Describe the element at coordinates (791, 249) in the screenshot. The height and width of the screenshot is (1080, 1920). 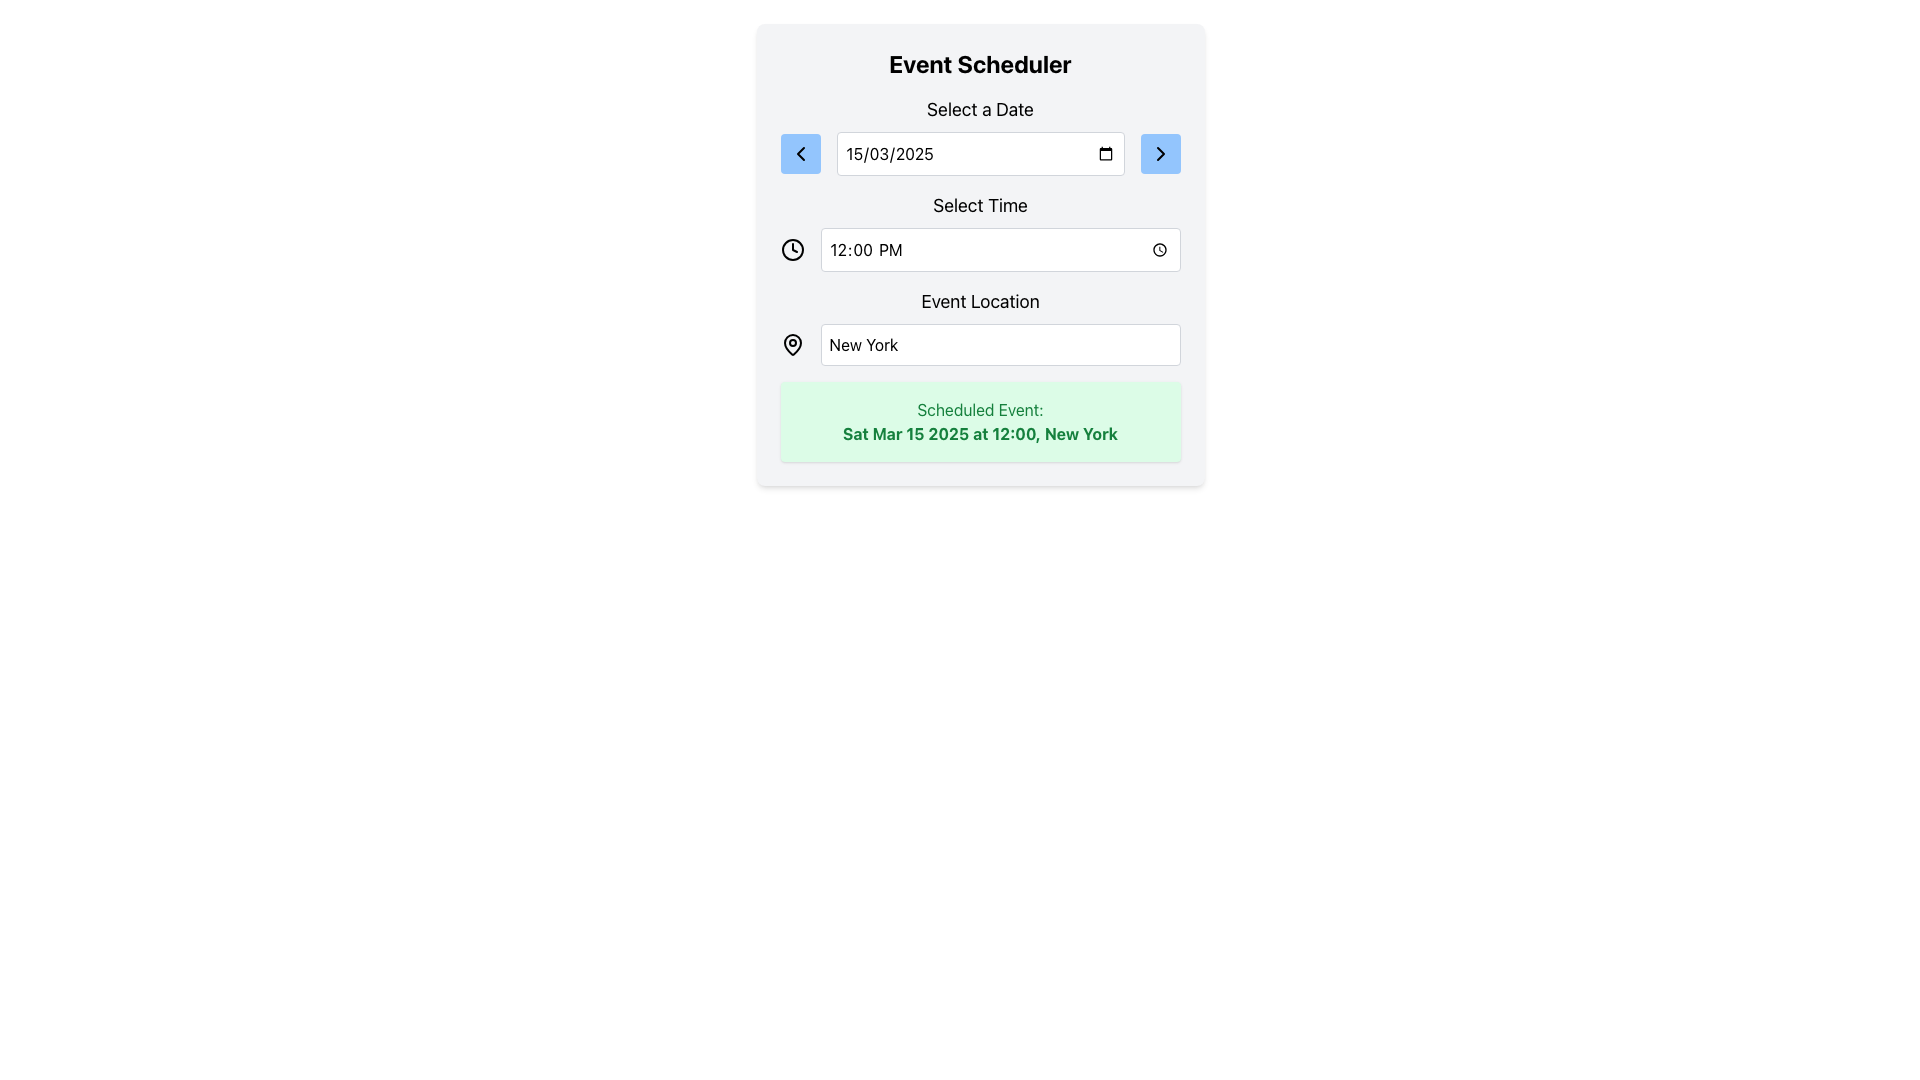
I see `the clock icon located to the left of the time input field under the 'Select Time' label` at that location.